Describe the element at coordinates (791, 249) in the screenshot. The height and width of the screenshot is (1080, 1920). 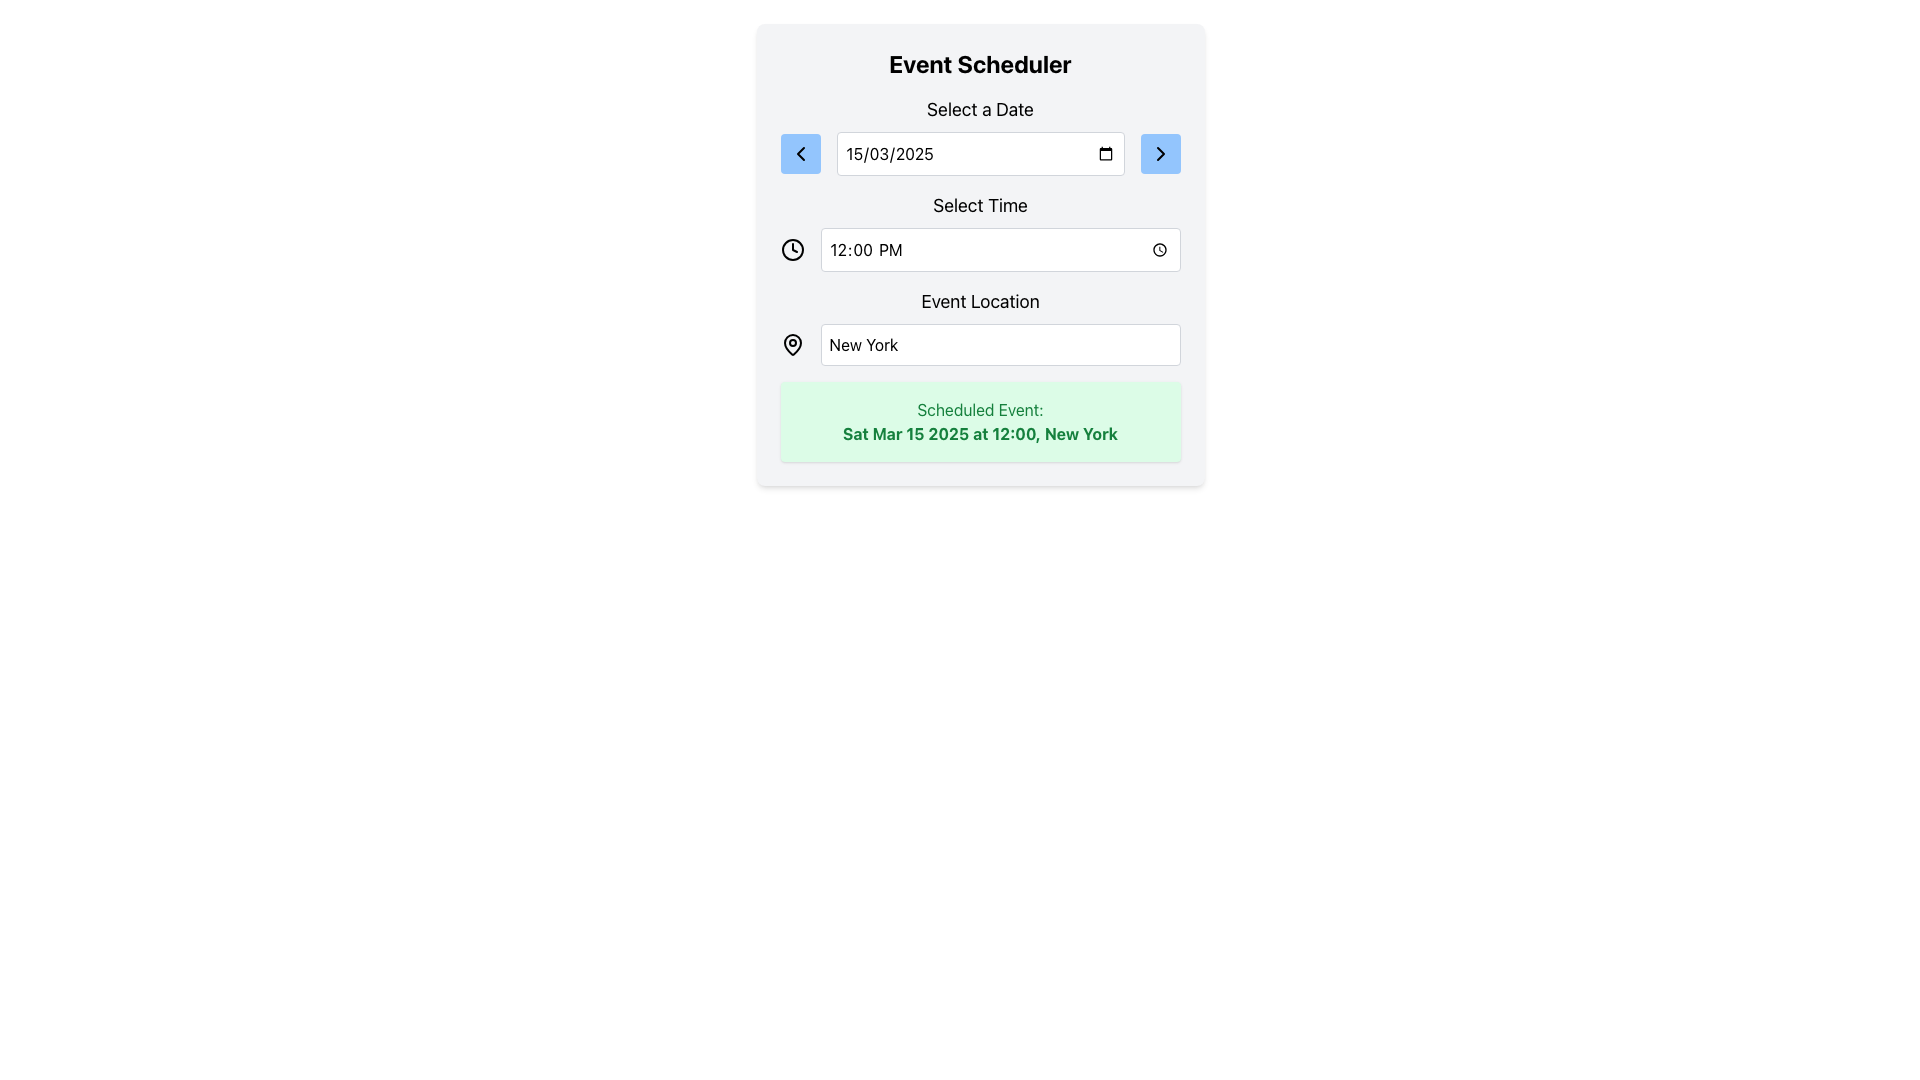
I see `the clock icon located to the left of the time input field under the 'Select Time' label` at that location.